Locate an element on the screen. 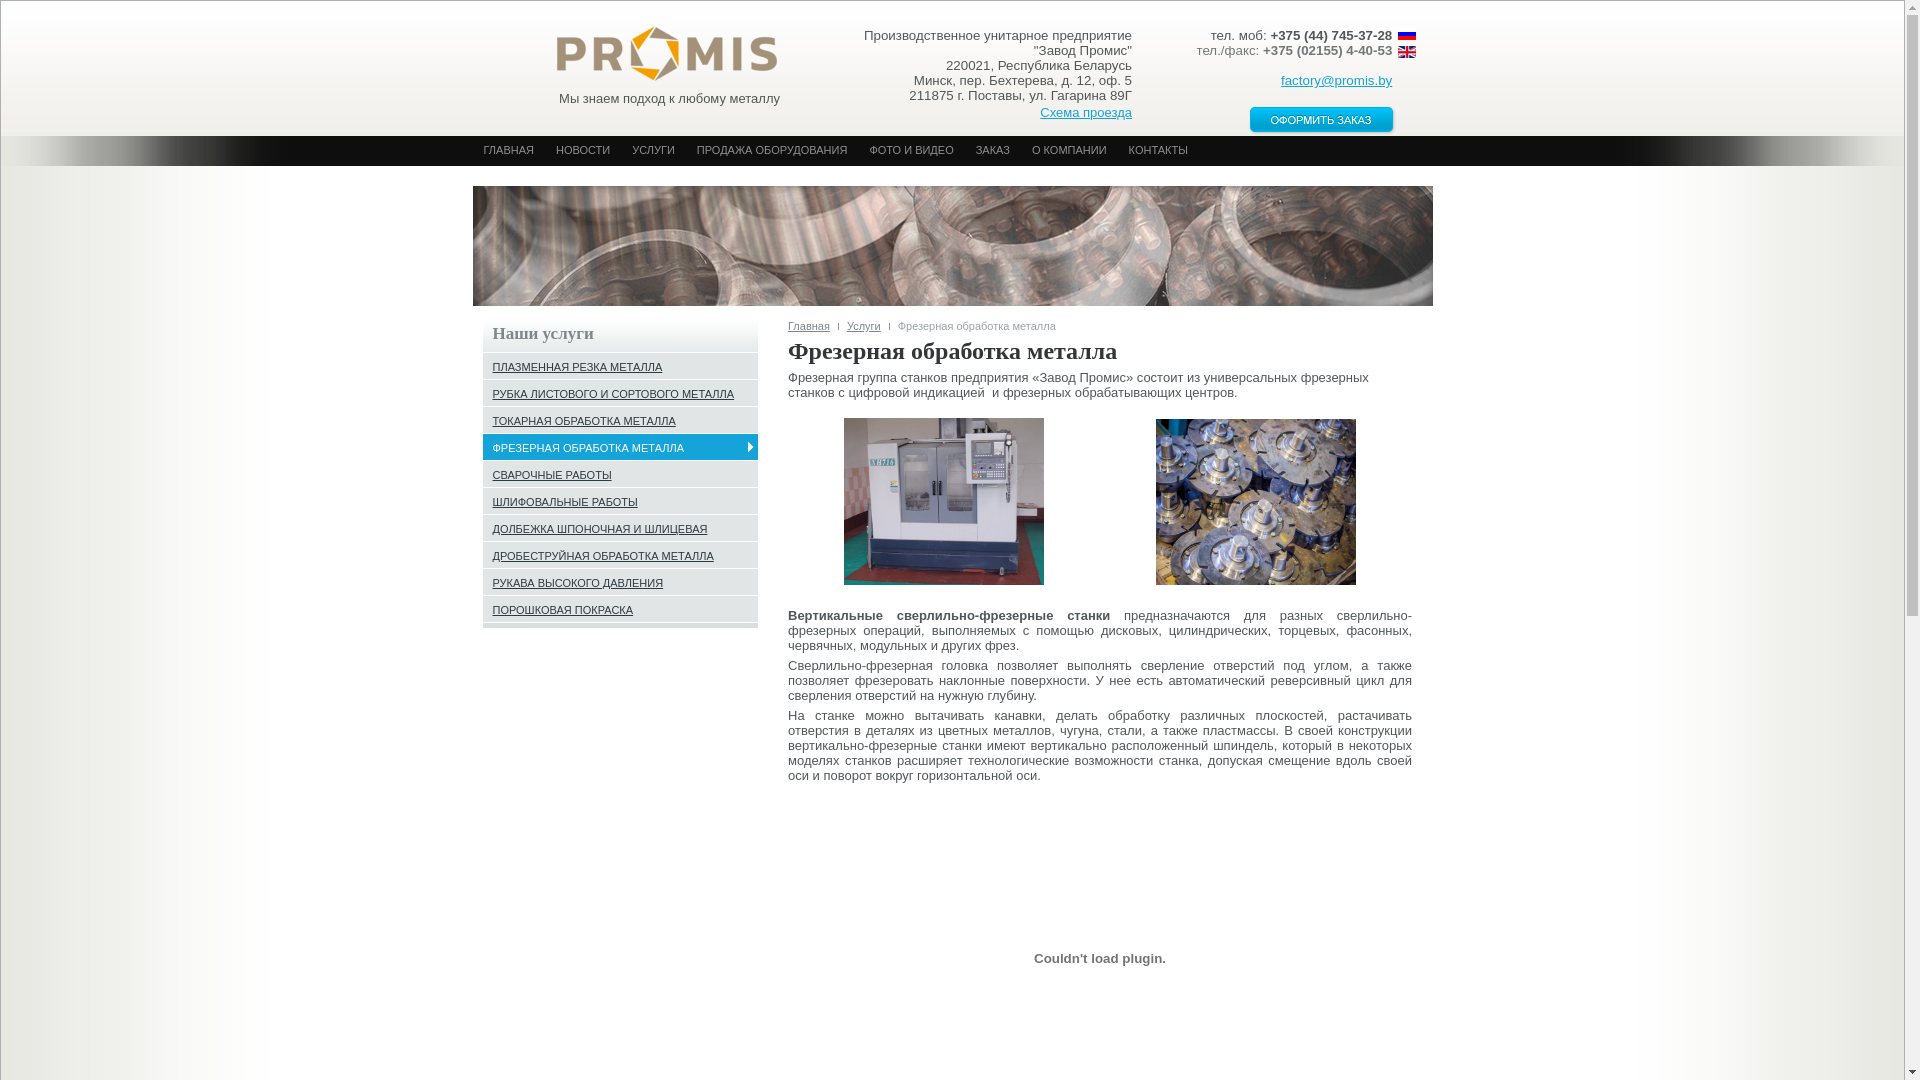 The image size is (1920, 1080). 'factory@promis.by' is located at coordinates (1336, 79).